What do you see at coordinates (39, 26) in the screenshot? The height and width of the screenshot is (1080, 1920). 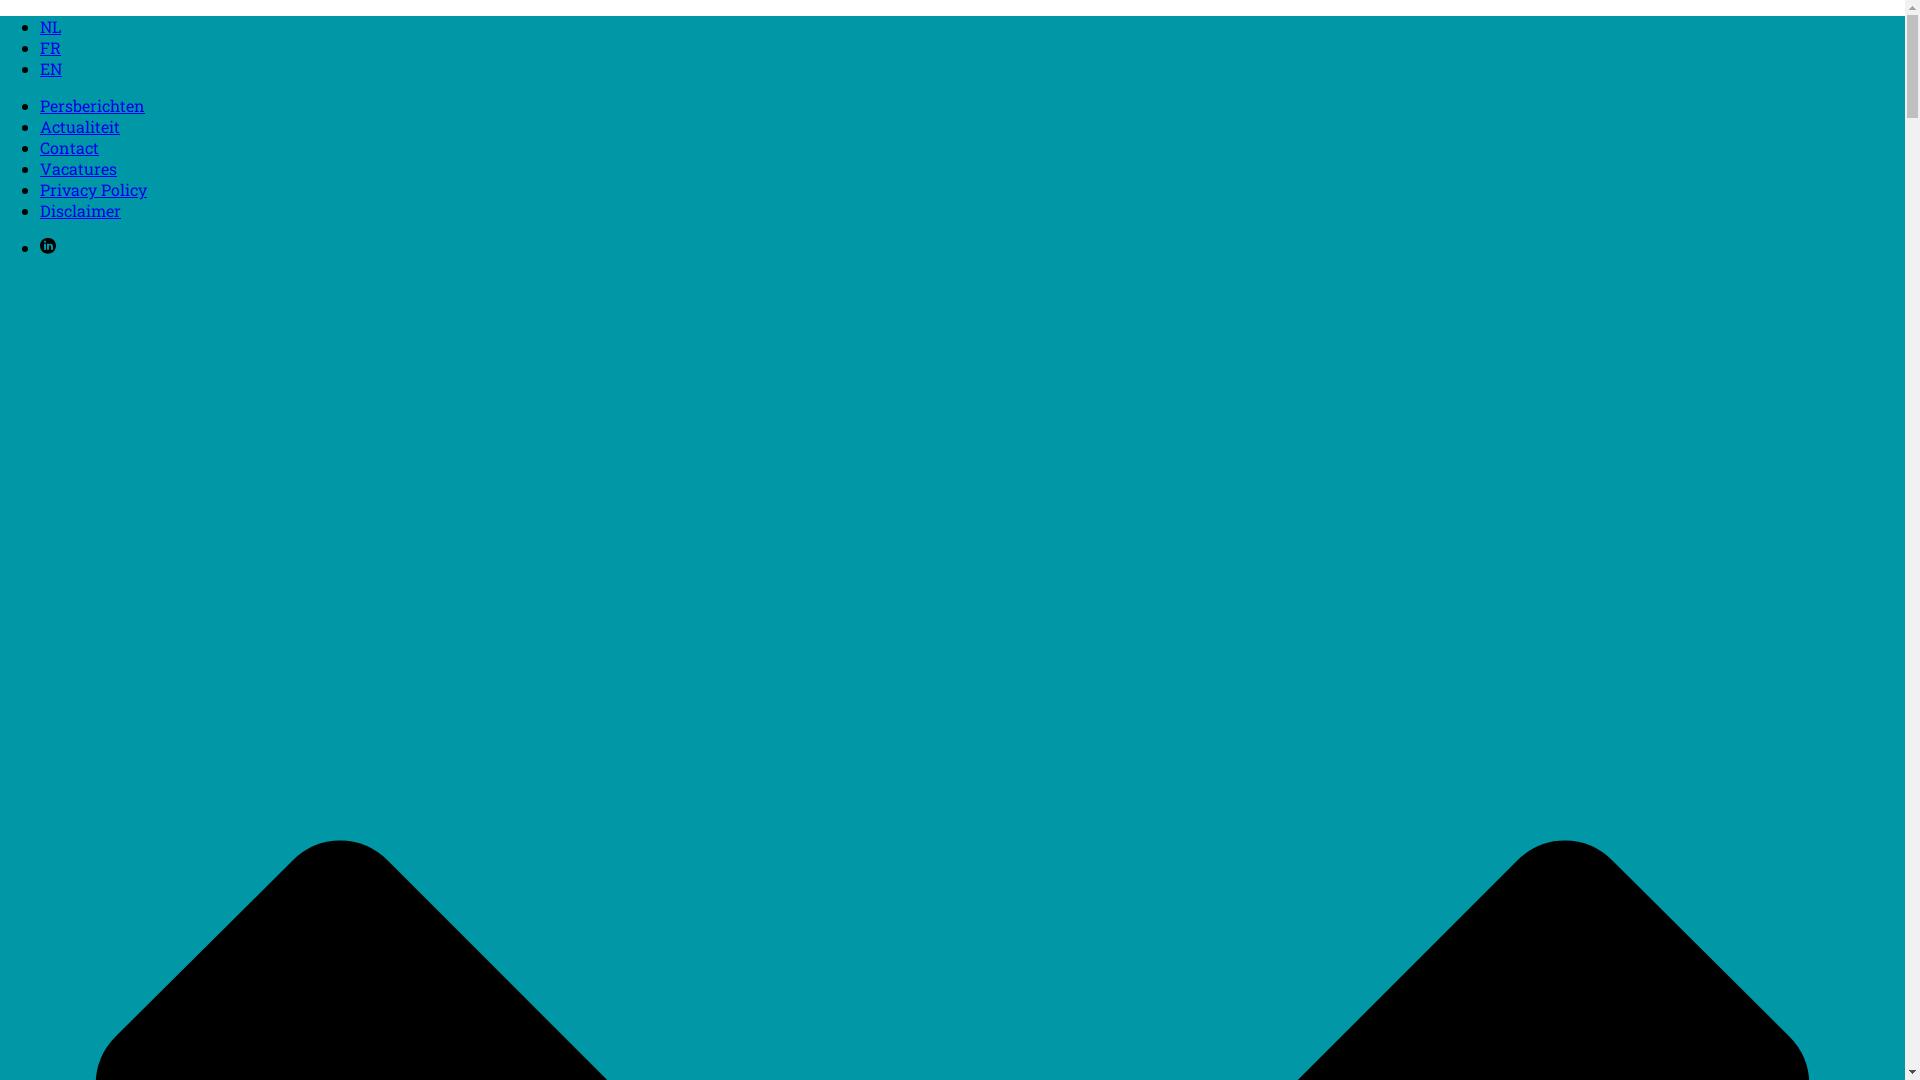 I see `'NL'` at bounding box center [39, 26].